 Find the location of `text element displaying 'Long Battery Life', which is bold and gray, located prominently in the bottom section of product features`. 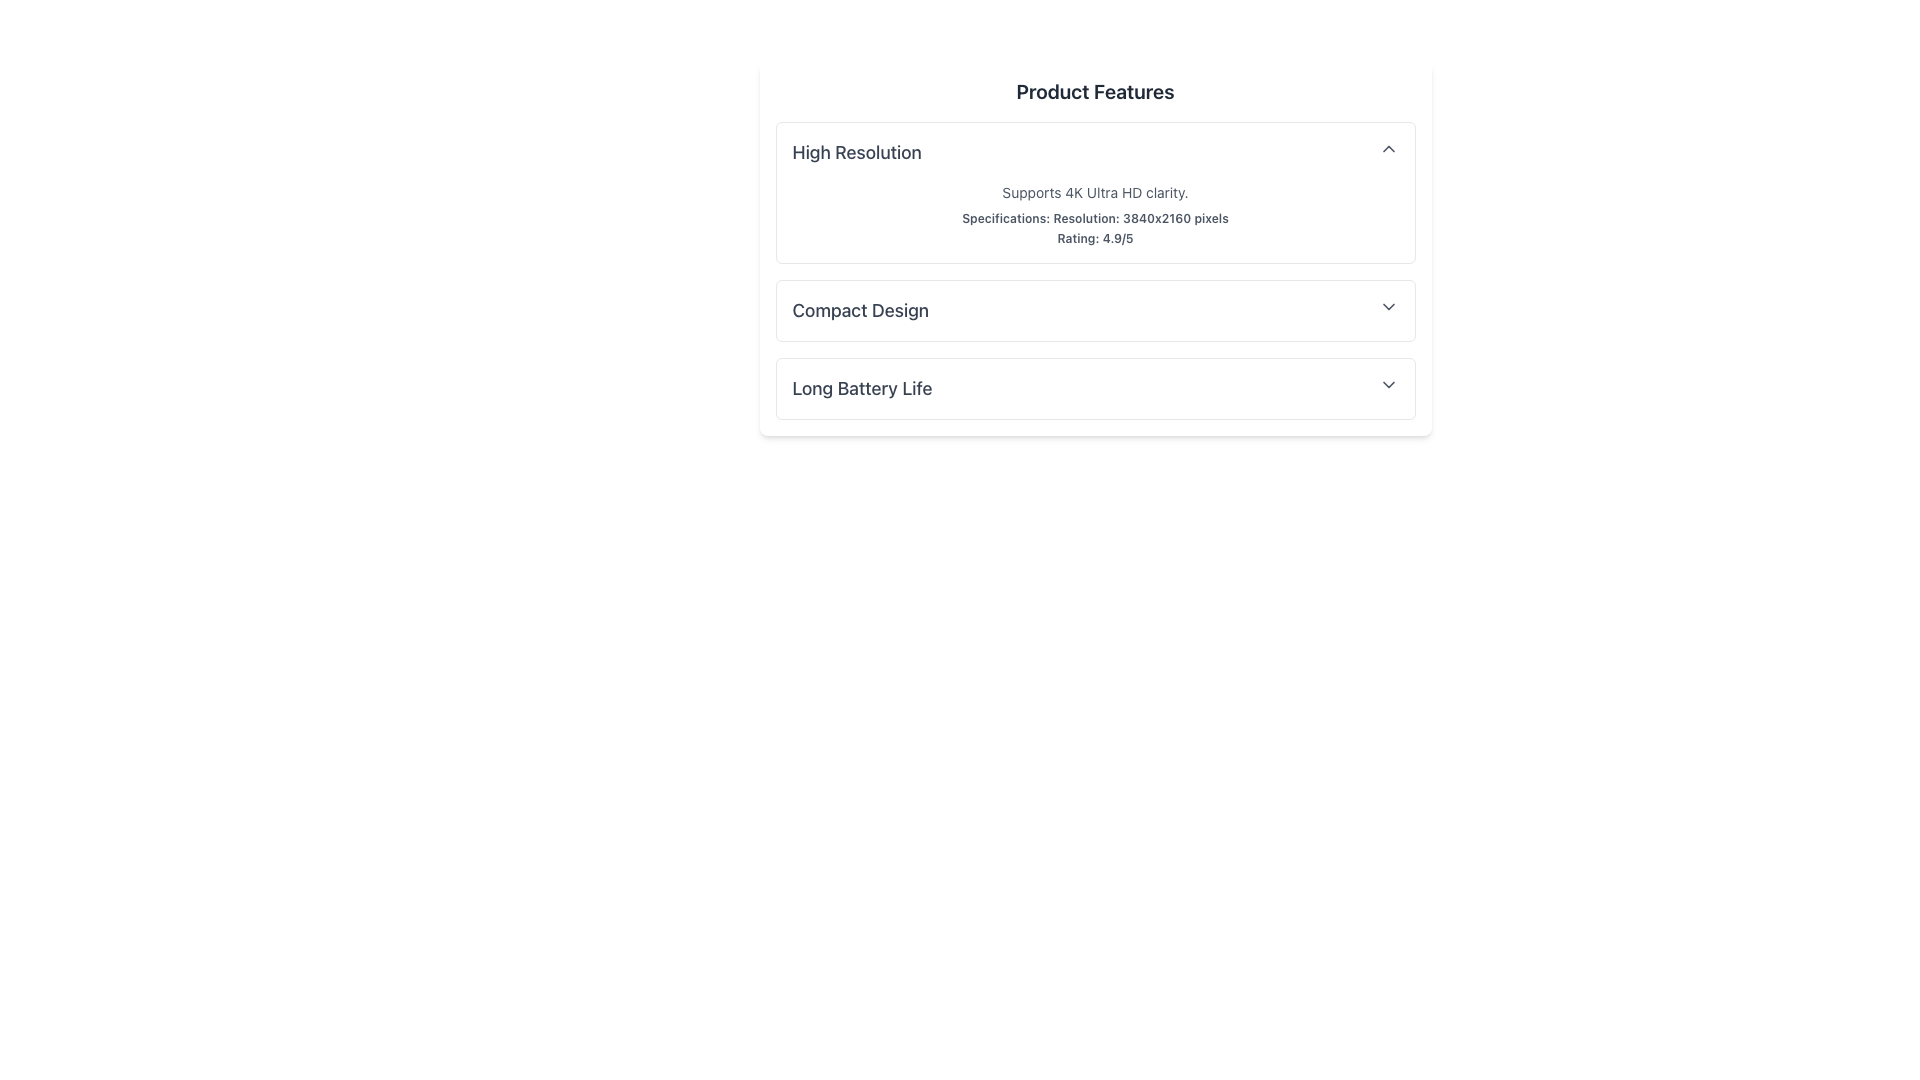

text element displaying 'Long Battery Life', which is bold and gray, located prominently in the bottom section of product features is located at coordinates (862, 389).